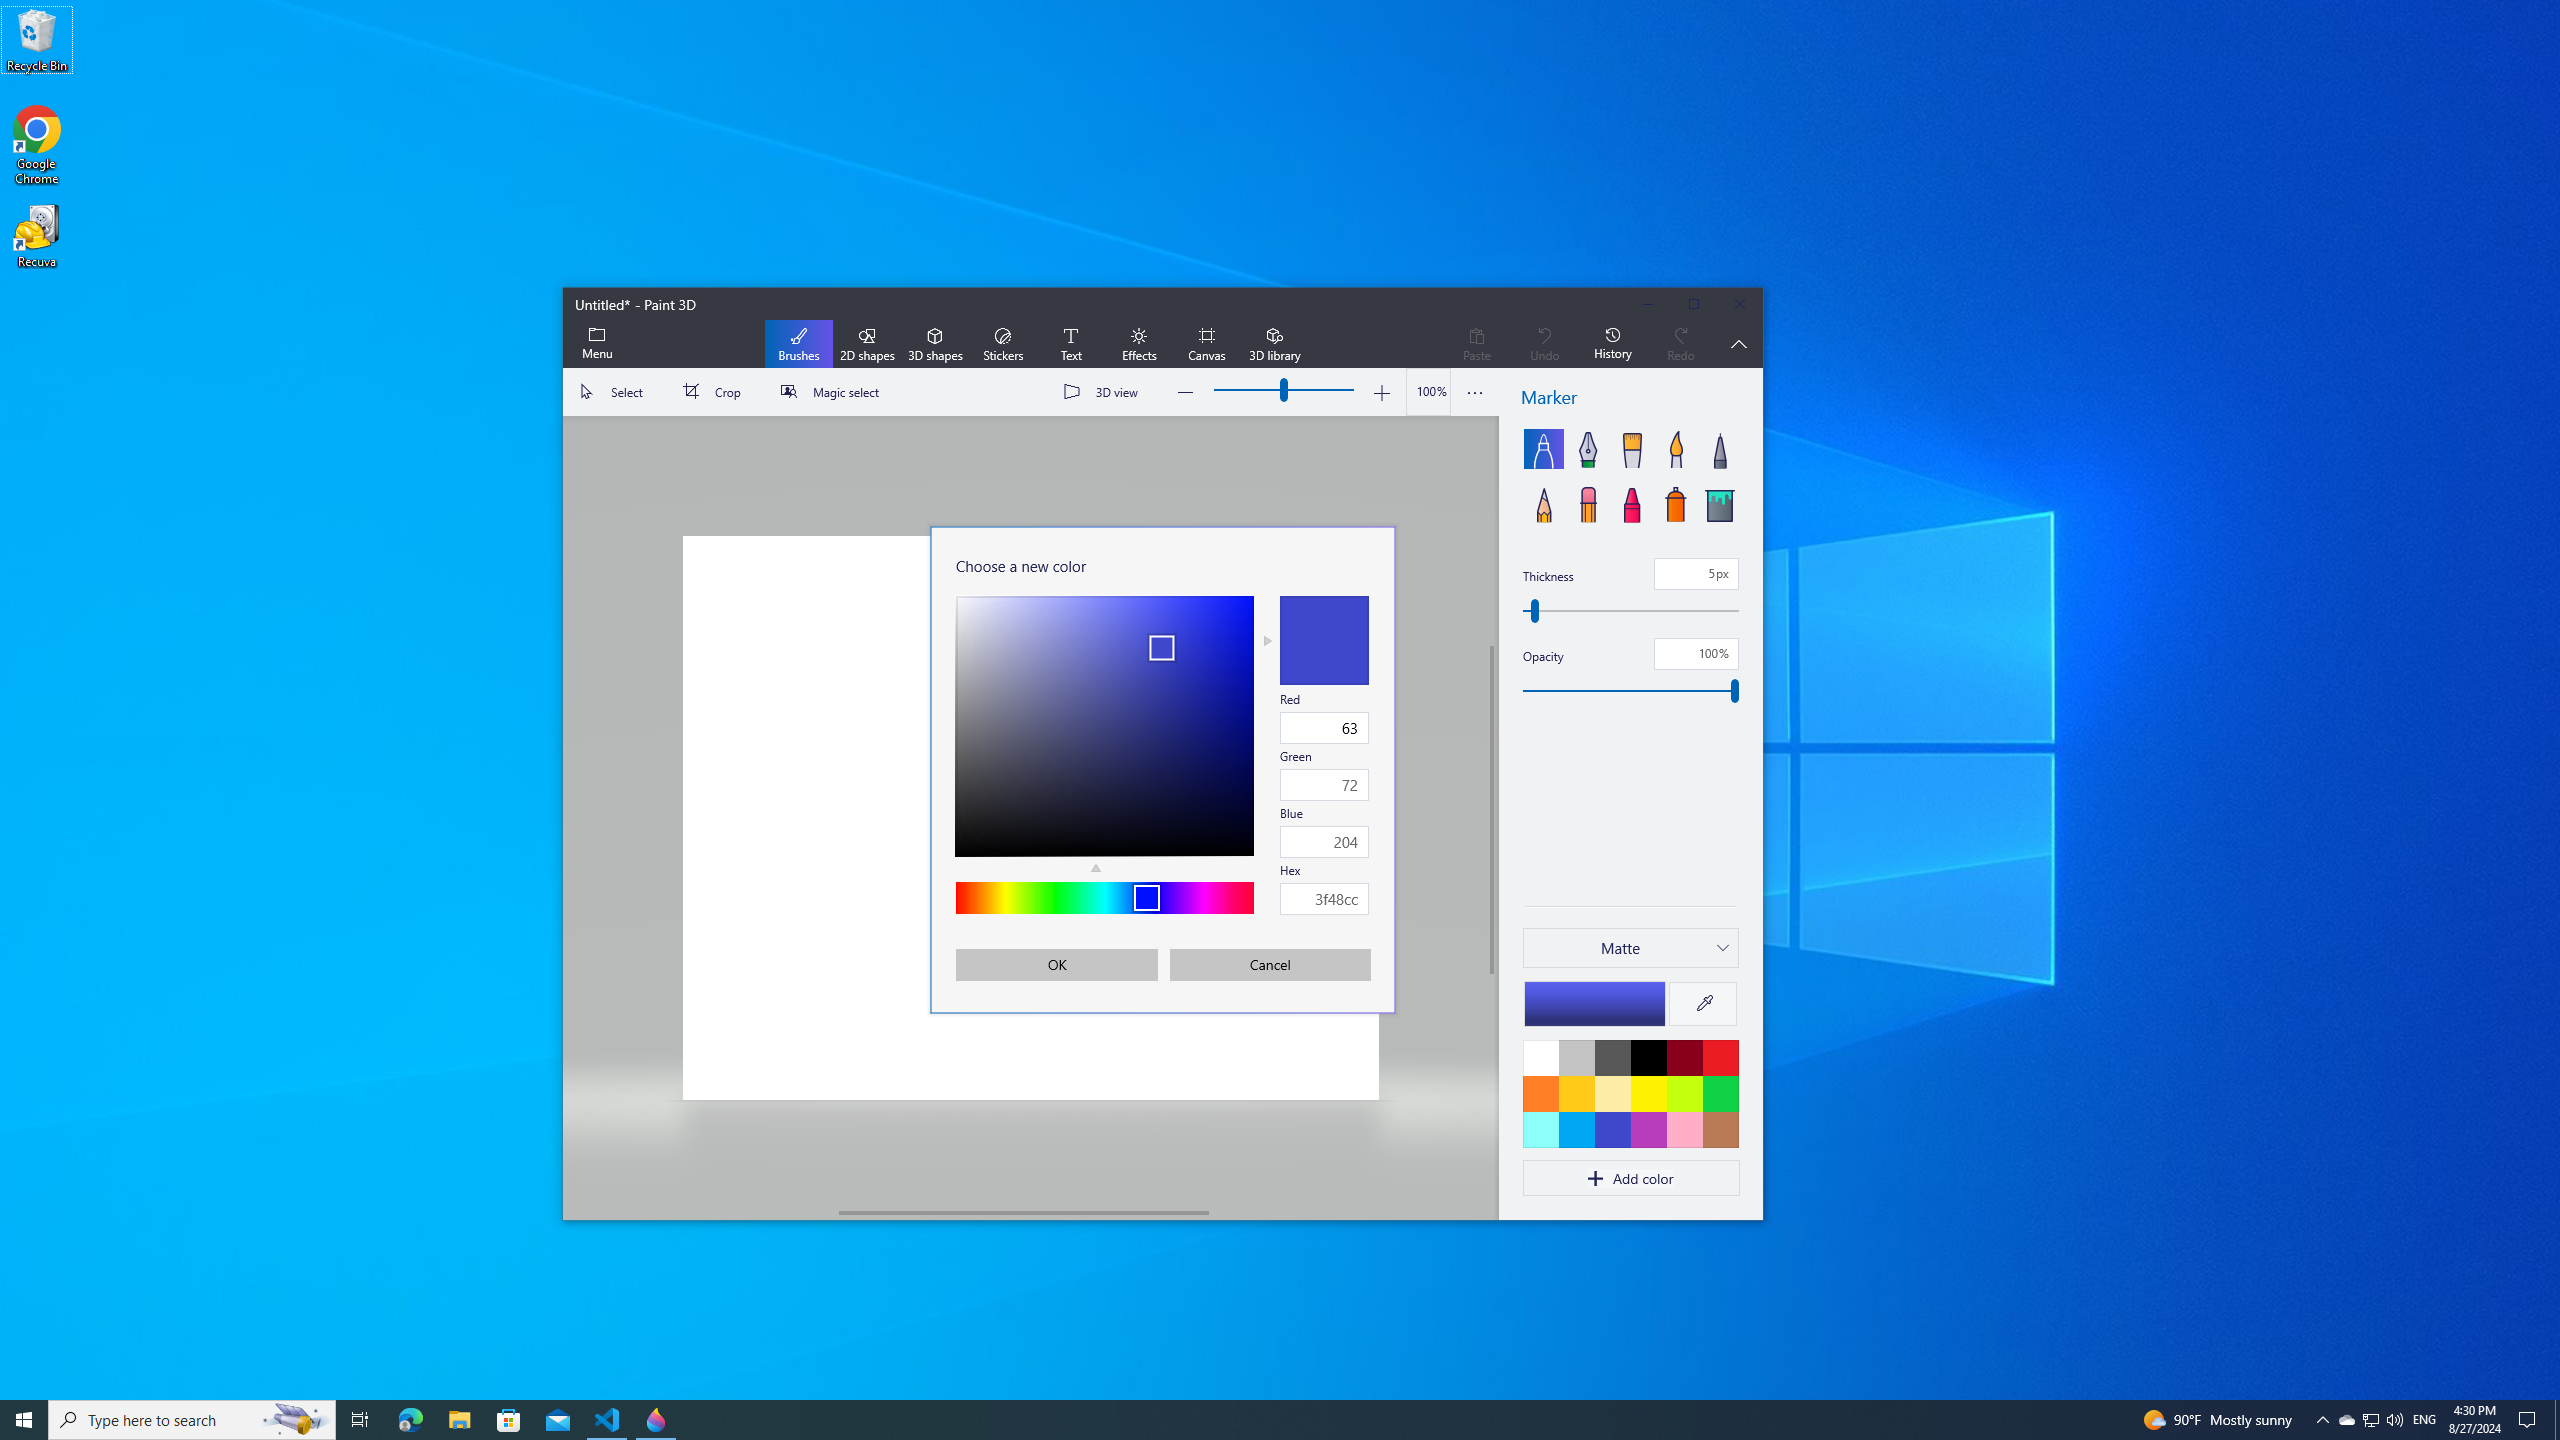 The height and width of the screenshot is (1440, 2560). I want to click on 'Type here to search', so click(191, 1418).